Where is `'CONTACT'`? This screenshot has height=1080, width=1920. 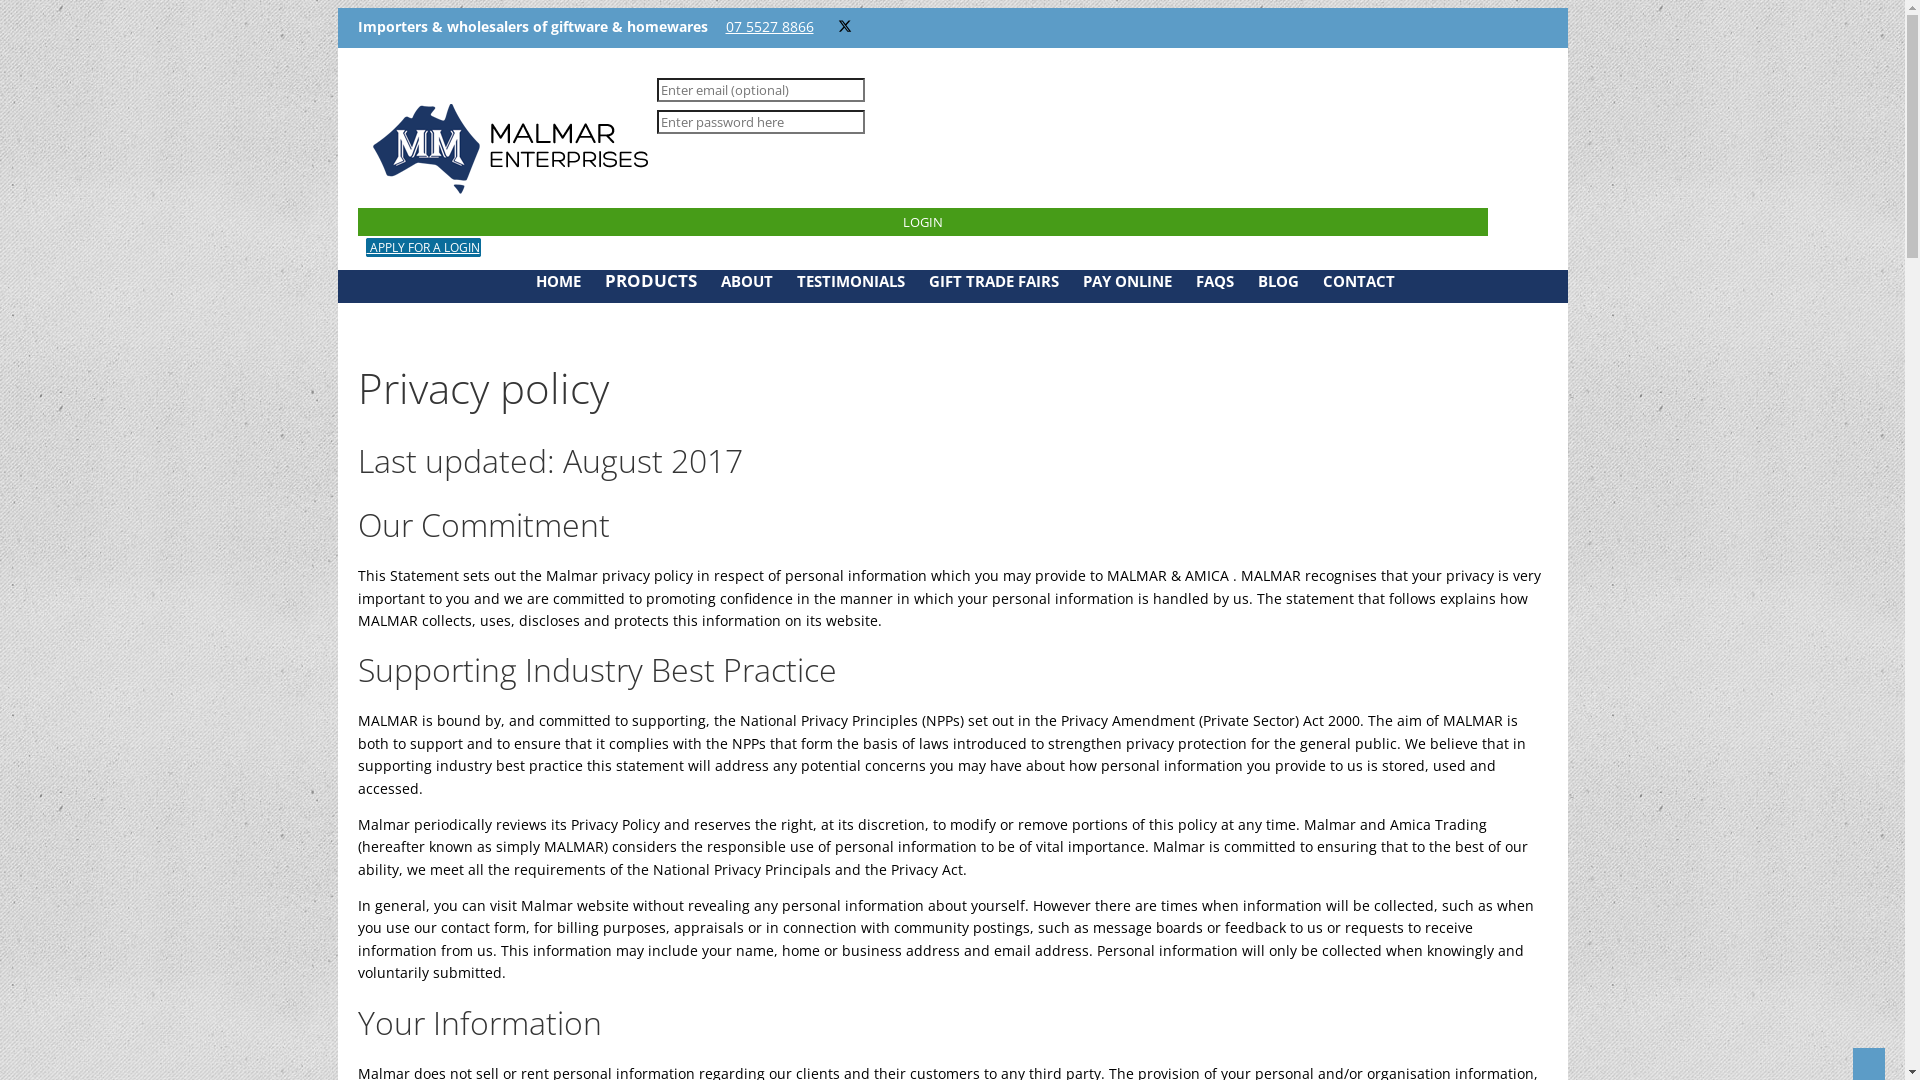
'CONTACT' is located at coordinates (1358, 281).